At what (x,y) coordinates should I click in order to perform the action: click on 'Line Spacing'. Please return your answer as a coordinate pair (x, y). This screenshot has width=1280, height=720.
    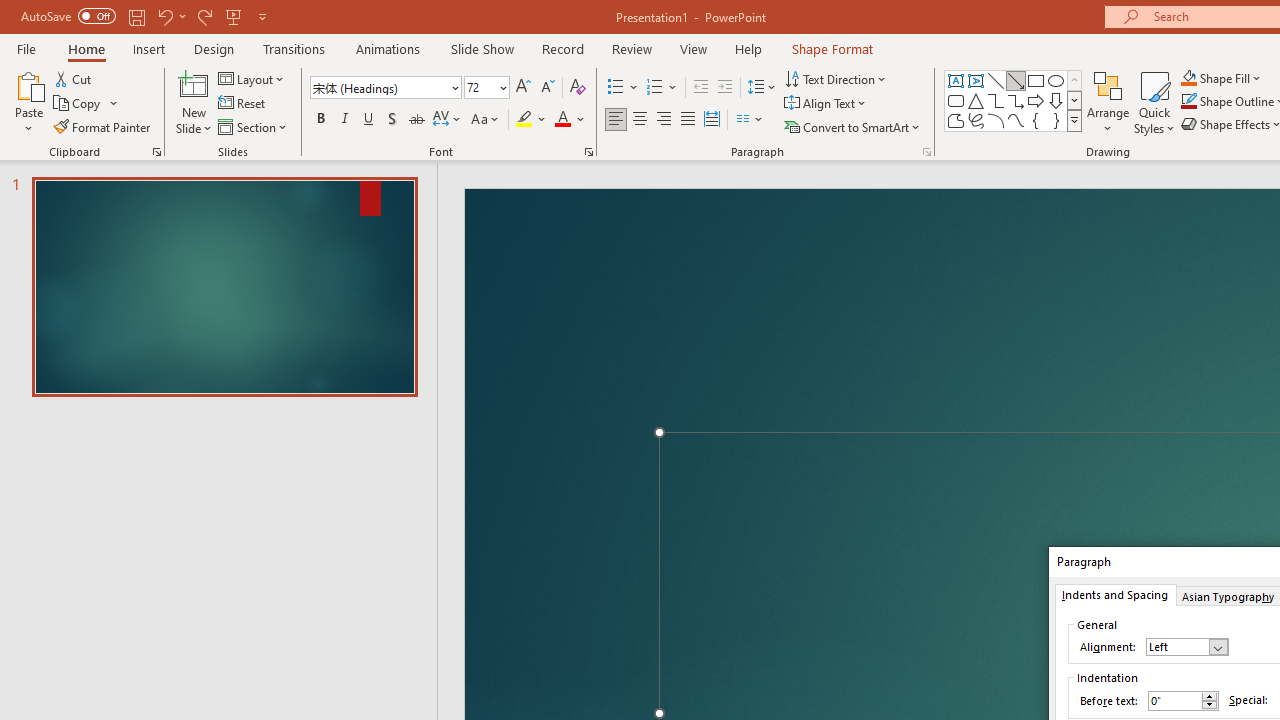
    Looking at the image, I should click on (761, 86).